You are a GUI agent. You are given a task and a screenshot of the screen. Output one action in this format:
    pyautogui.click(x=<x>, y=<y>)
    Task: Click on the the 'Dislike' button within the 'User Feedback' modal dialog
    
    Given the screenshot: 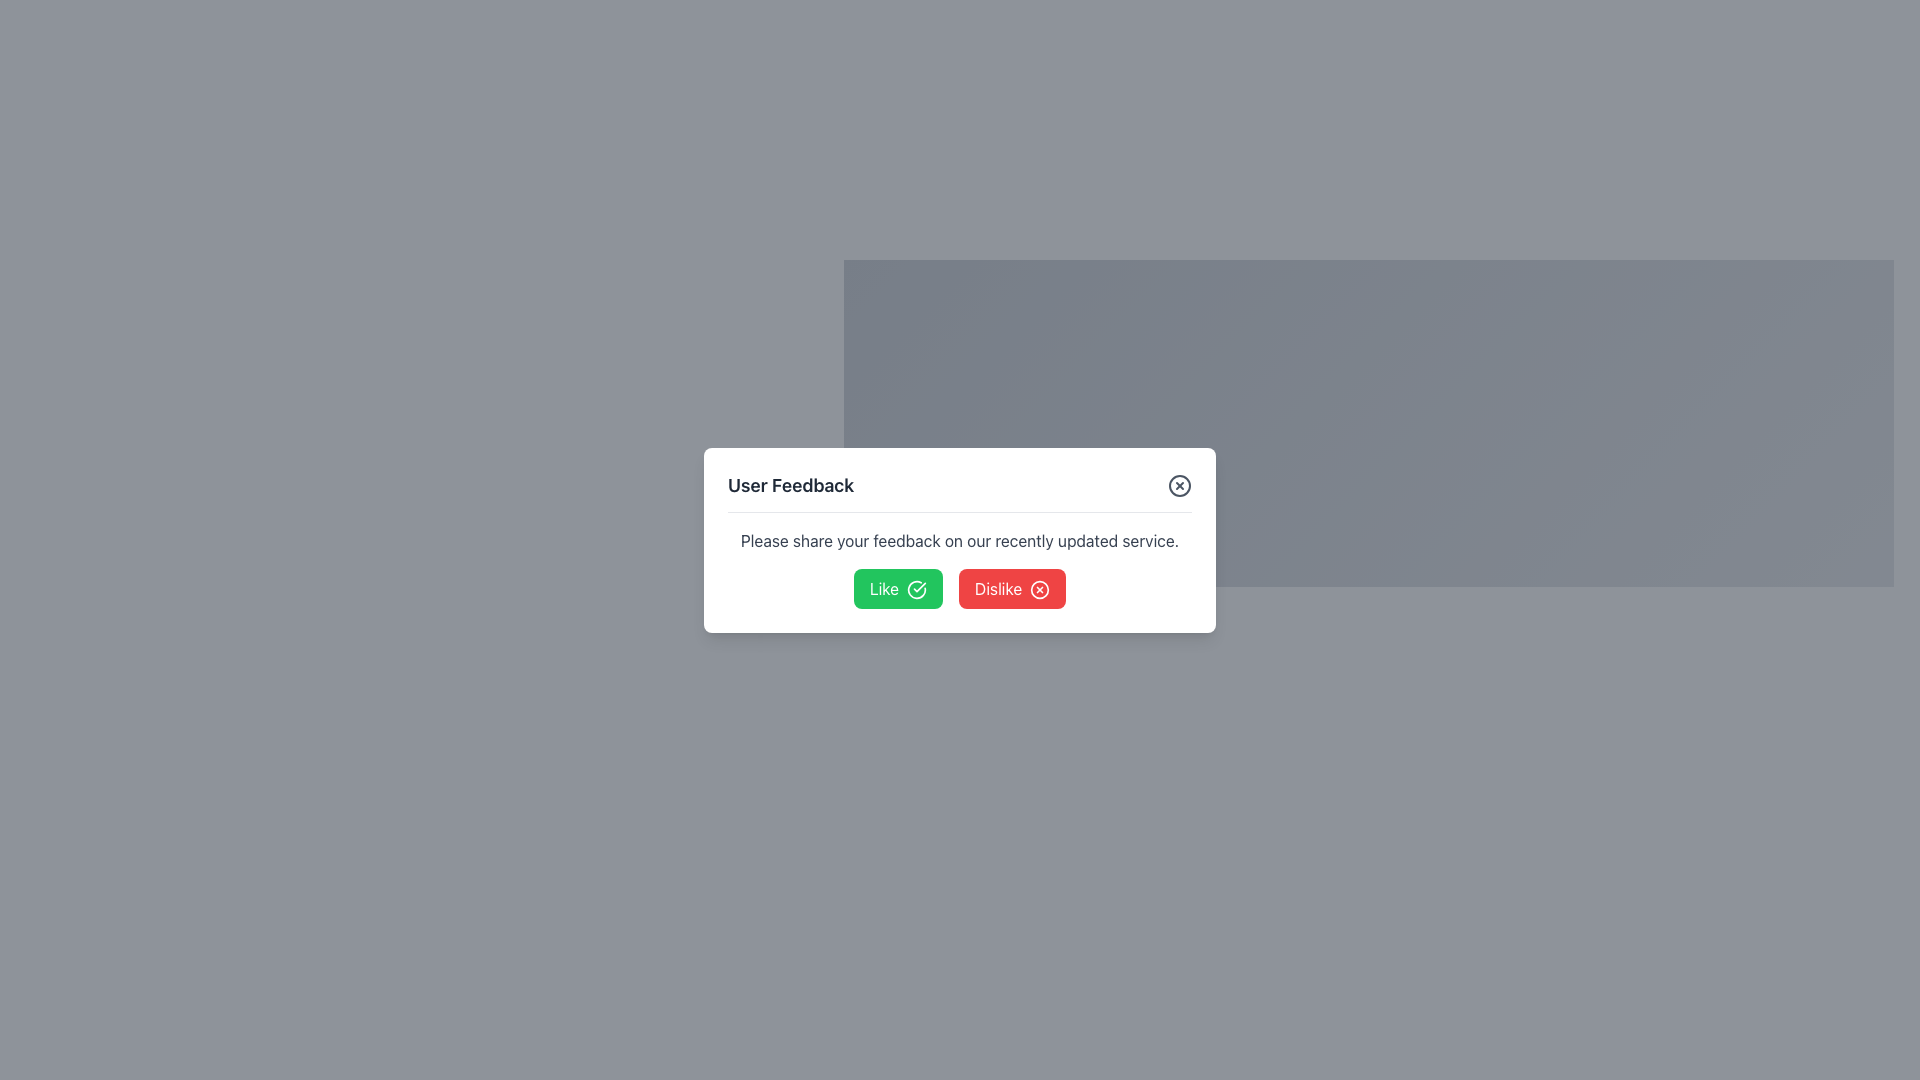 What is the action you would take?
    pyautogui.click(x=1012, y=587)
    